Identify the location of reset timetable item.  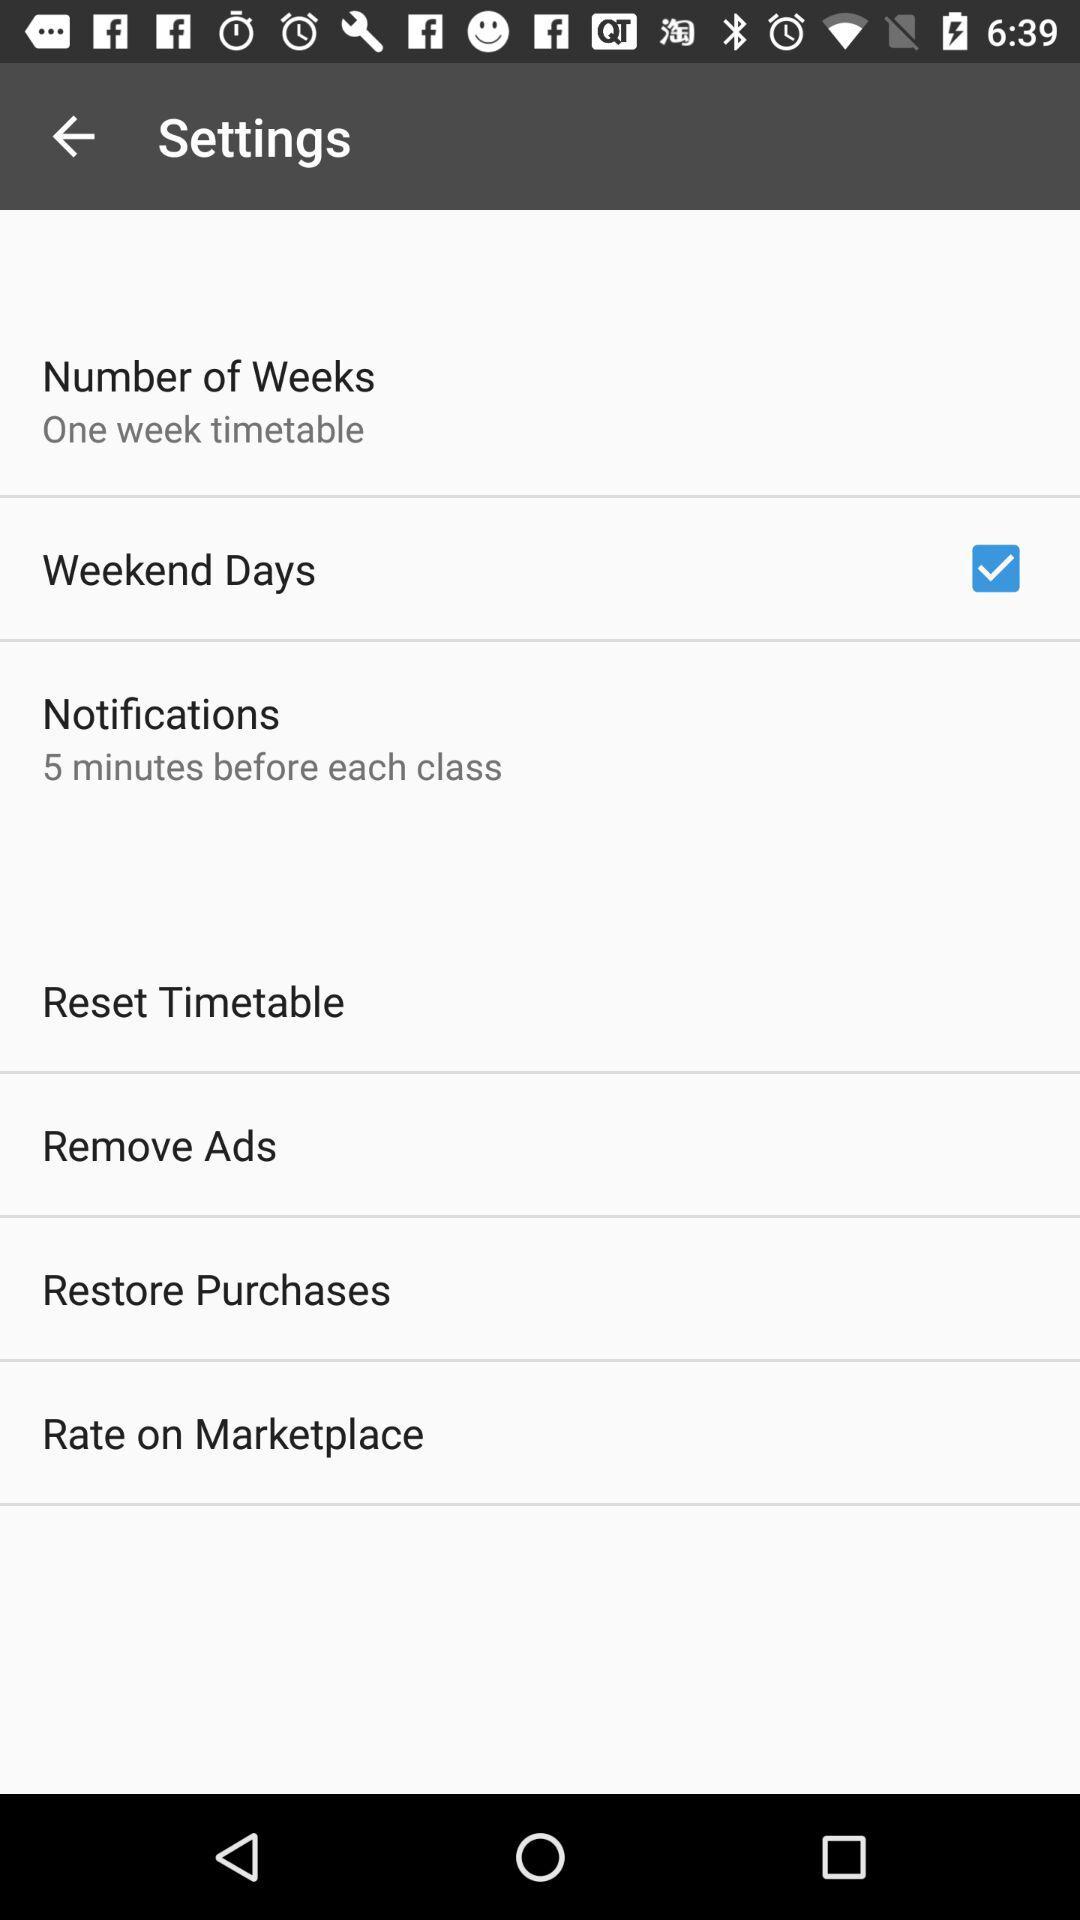
(193, 1000).